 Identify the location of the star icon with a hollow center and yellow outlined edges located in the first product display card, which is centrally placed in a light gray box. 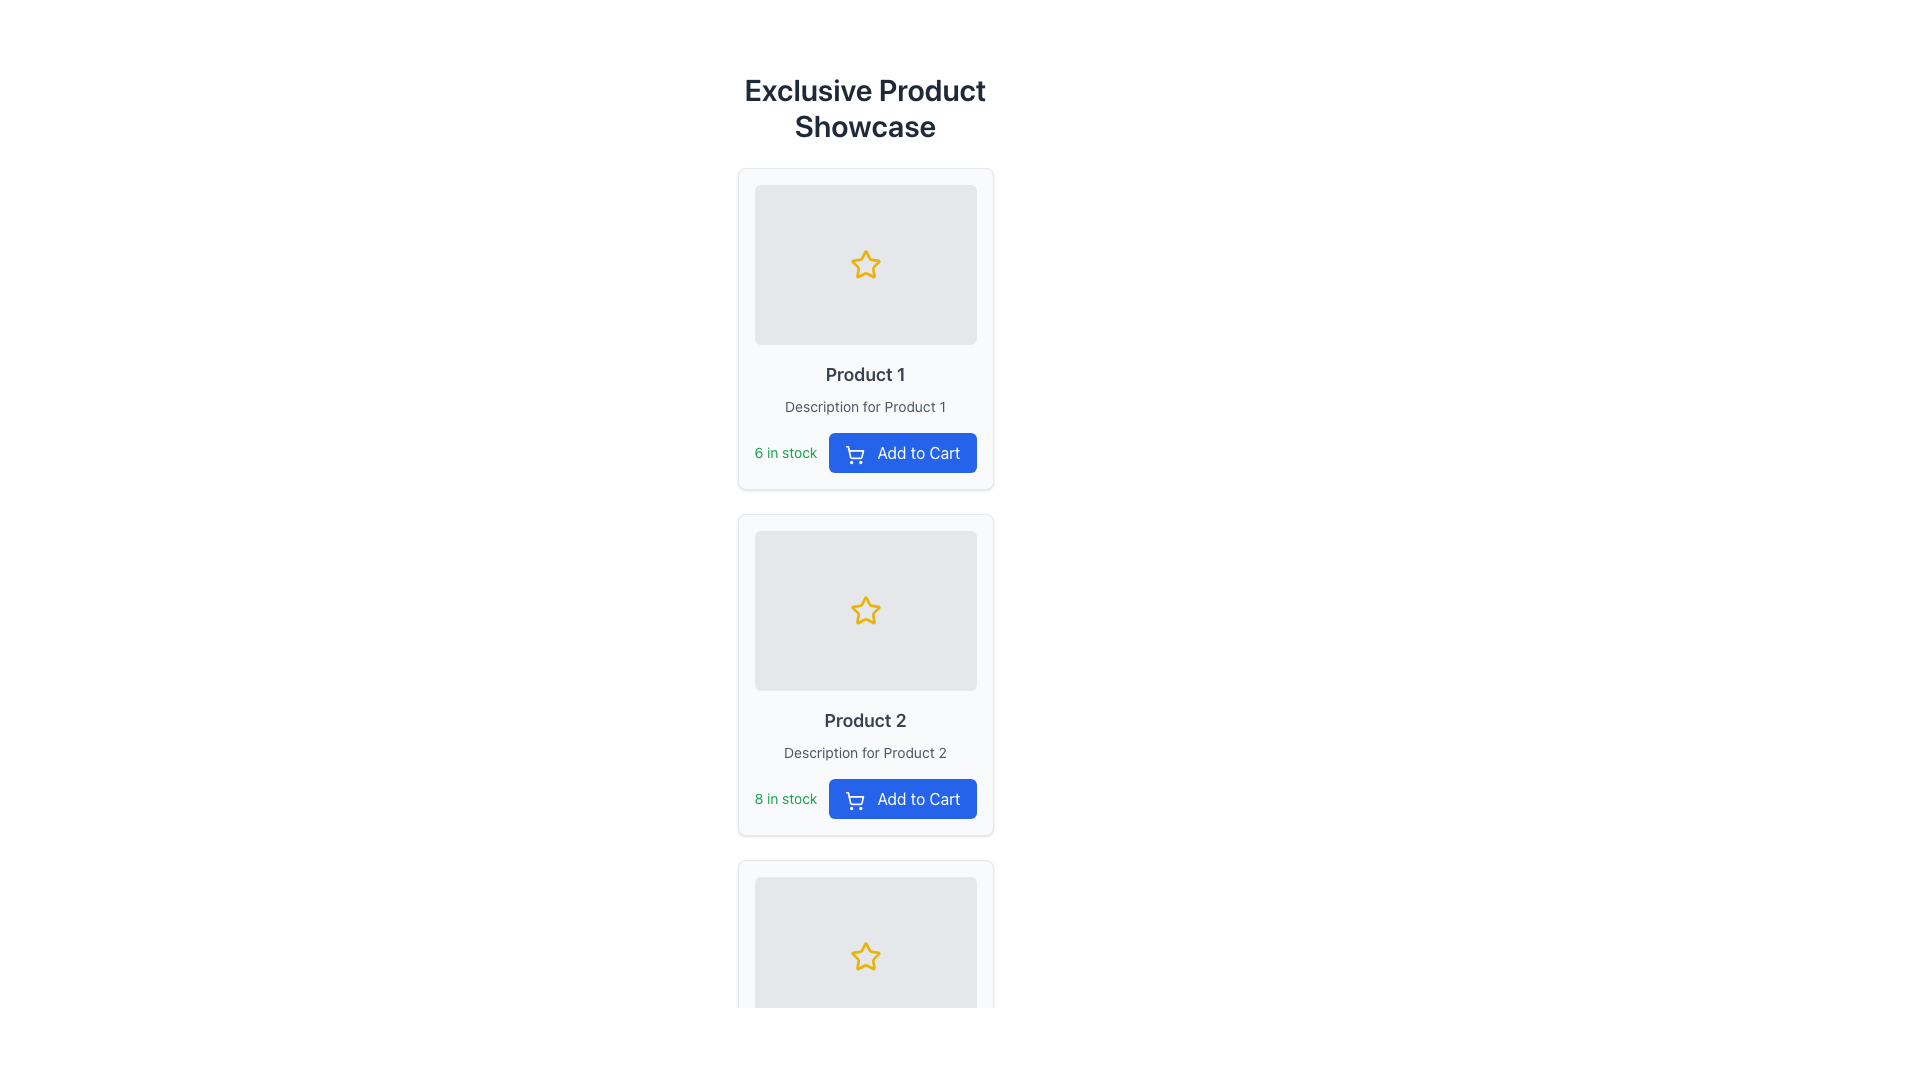
(865, 264).